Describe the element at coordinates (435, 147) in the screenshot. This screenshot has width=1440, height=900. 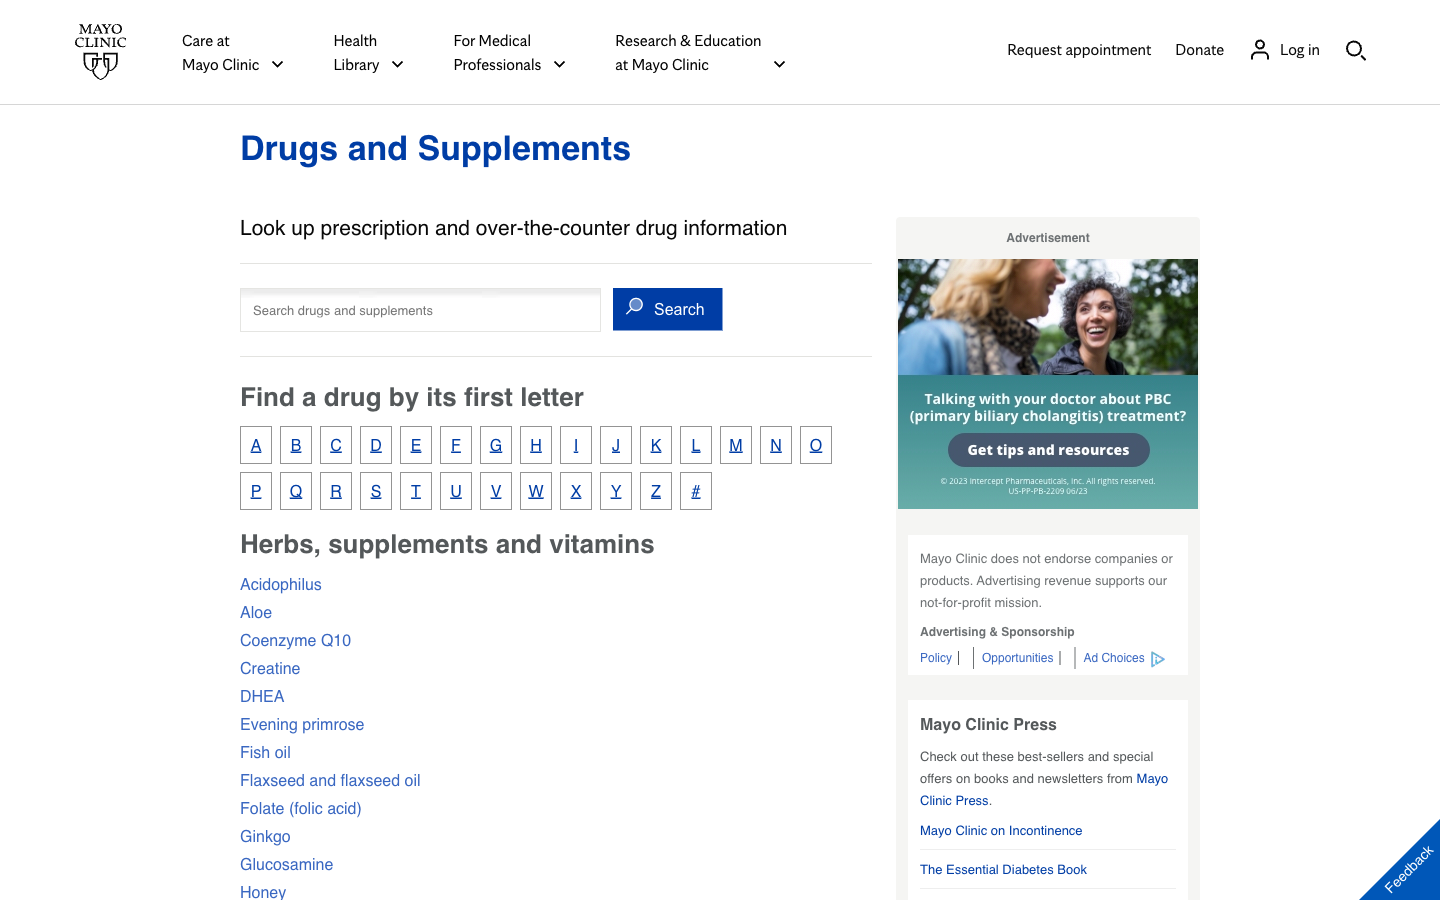
I see `Without entering any input, revivify the page Drugs and Supplements` at that location.